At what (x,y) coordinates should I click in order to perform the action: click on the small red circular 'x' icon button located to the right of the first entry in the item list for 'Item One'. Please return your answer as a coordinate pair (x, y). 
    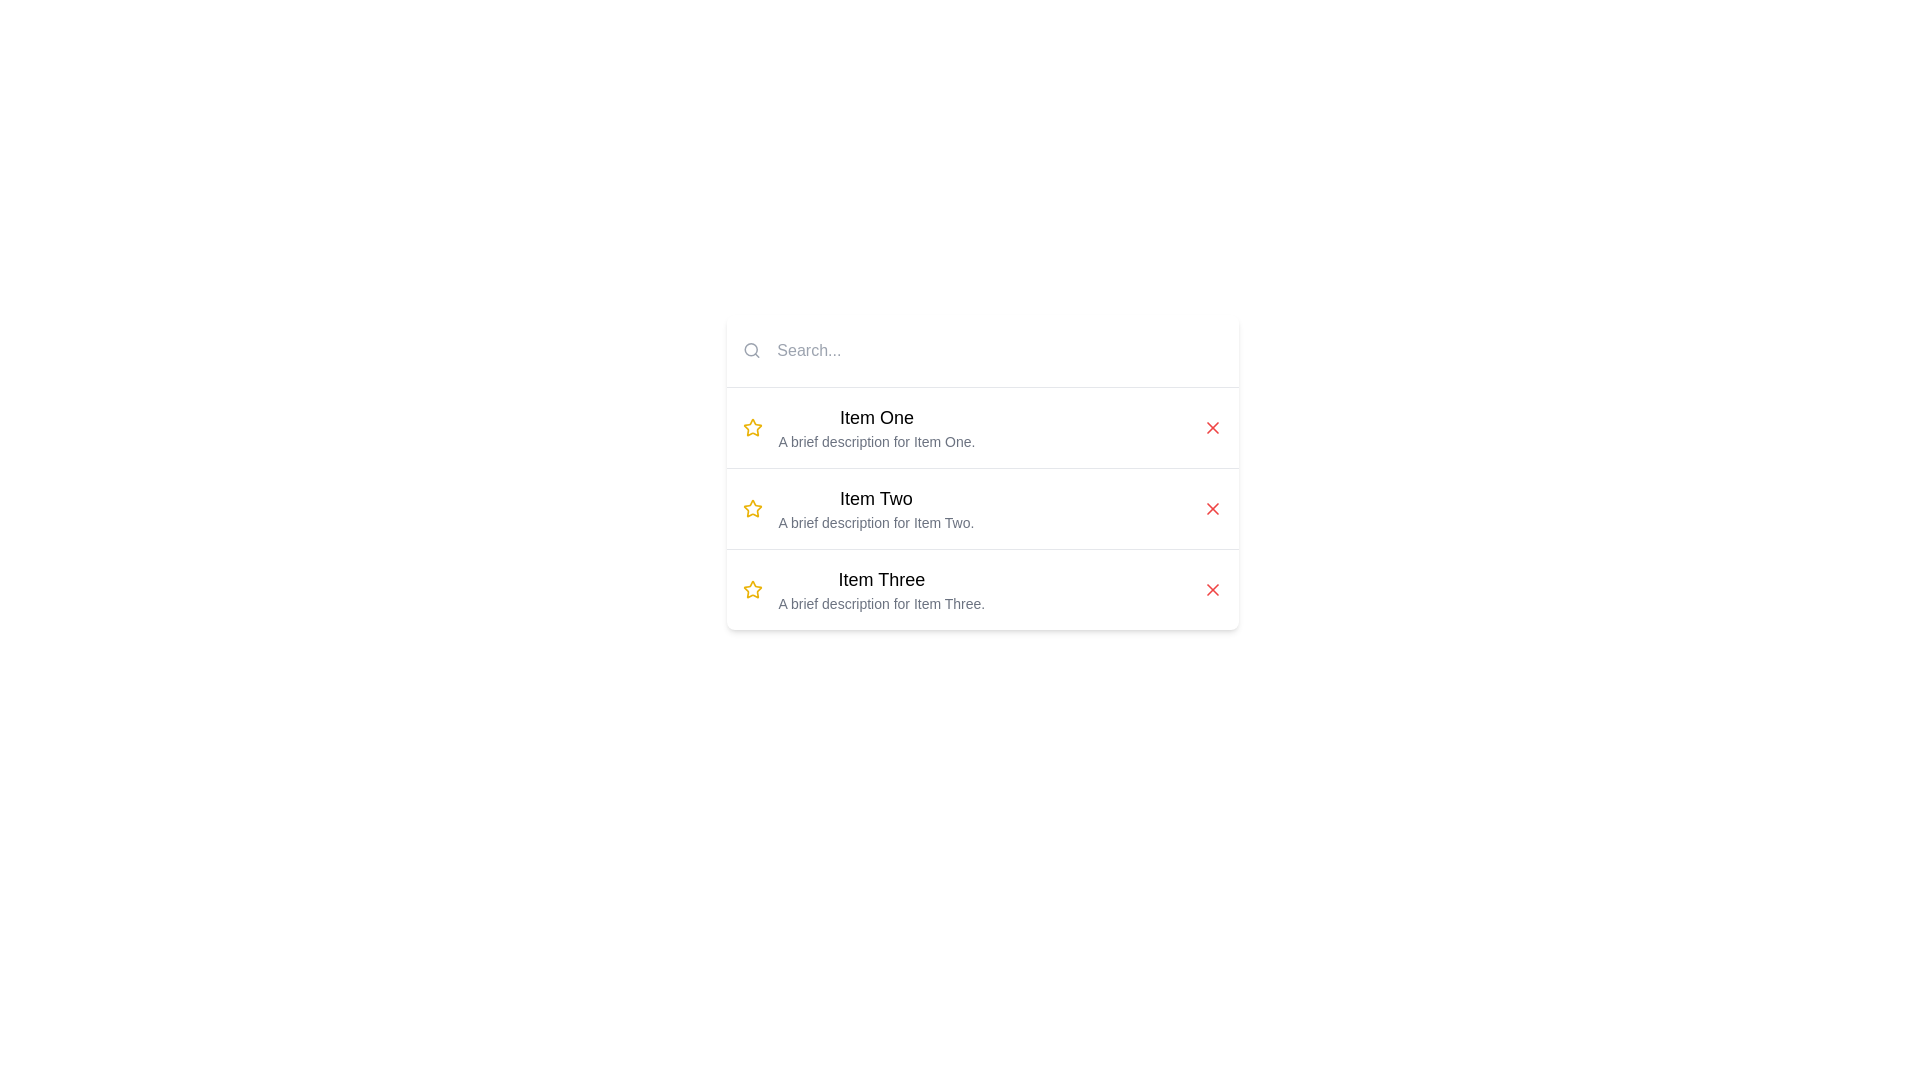
    Looking at the image, I should click on (1211, 427).